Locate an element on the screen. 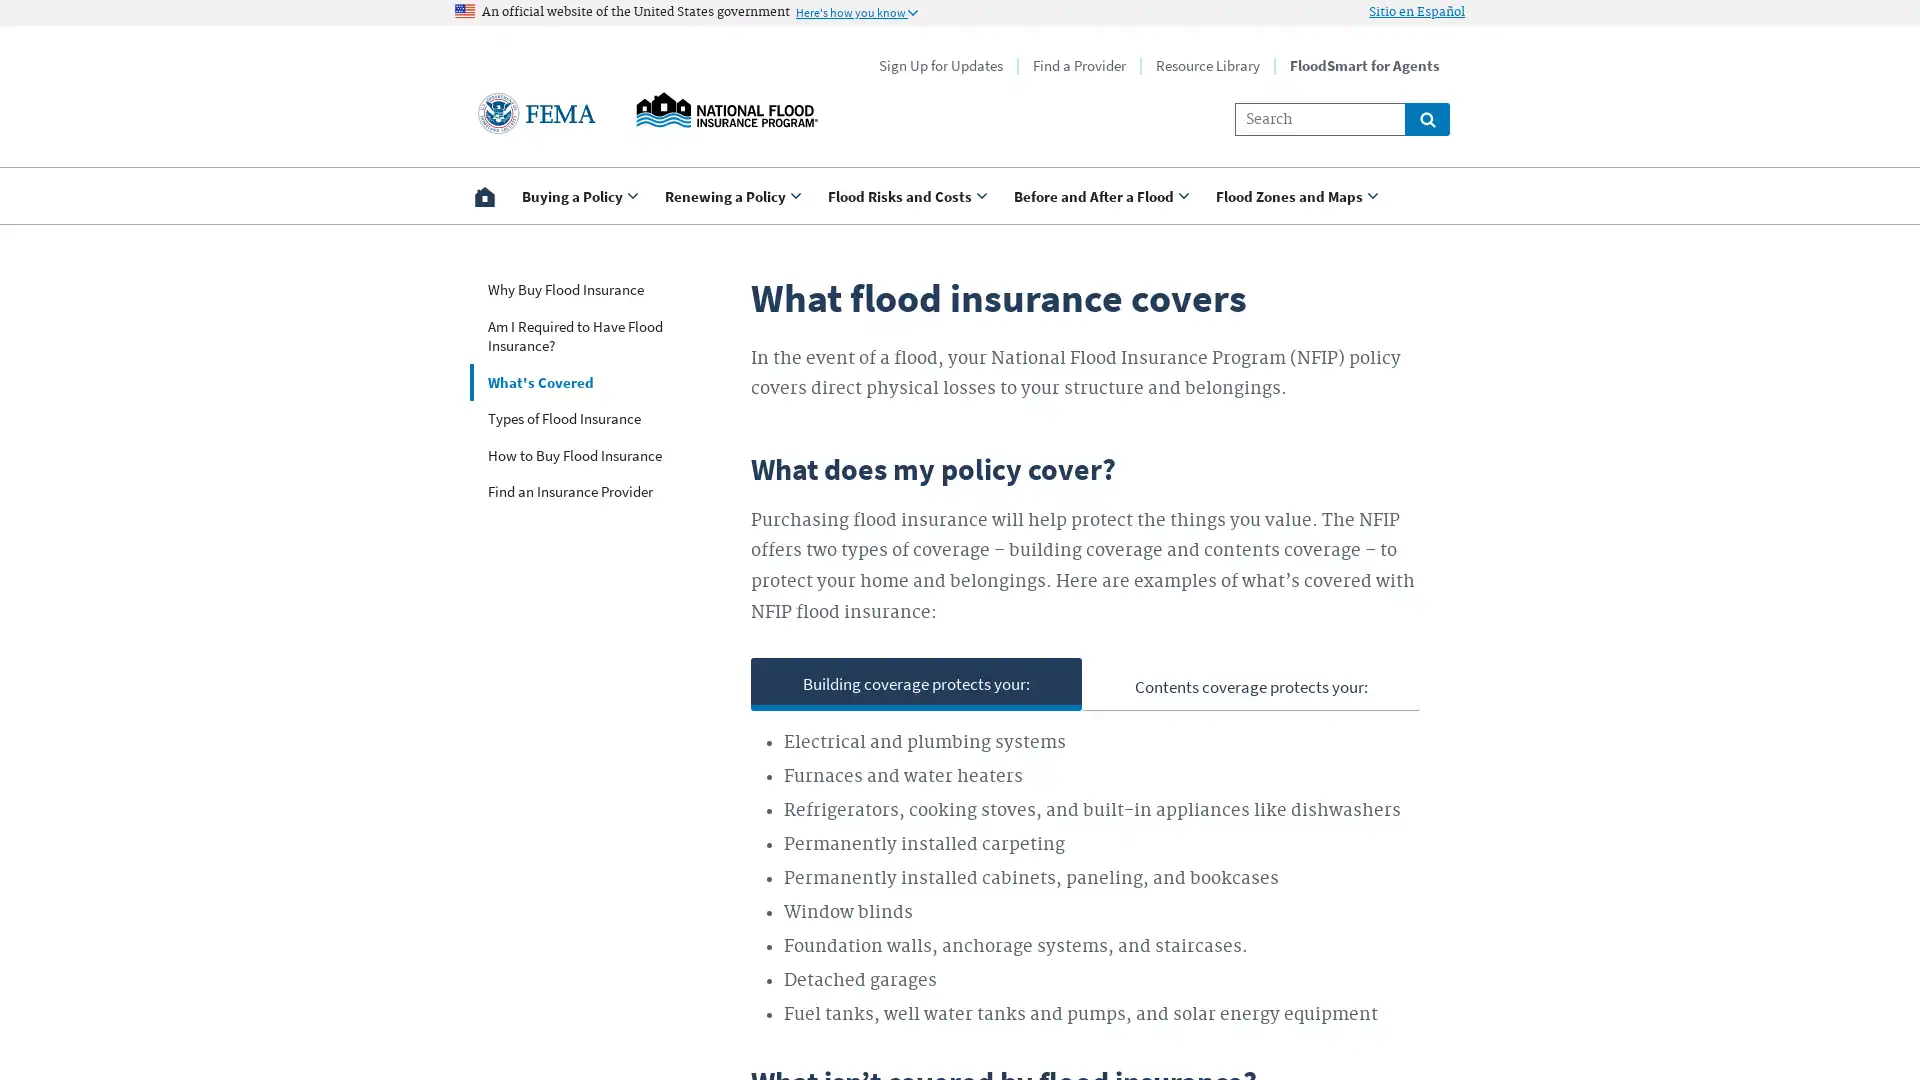 This screenshot has width=1920, height=1080. Use <enter> and shift + <enter> to open and close the drop down to sub-menus is located at coordinates (1103, 195).